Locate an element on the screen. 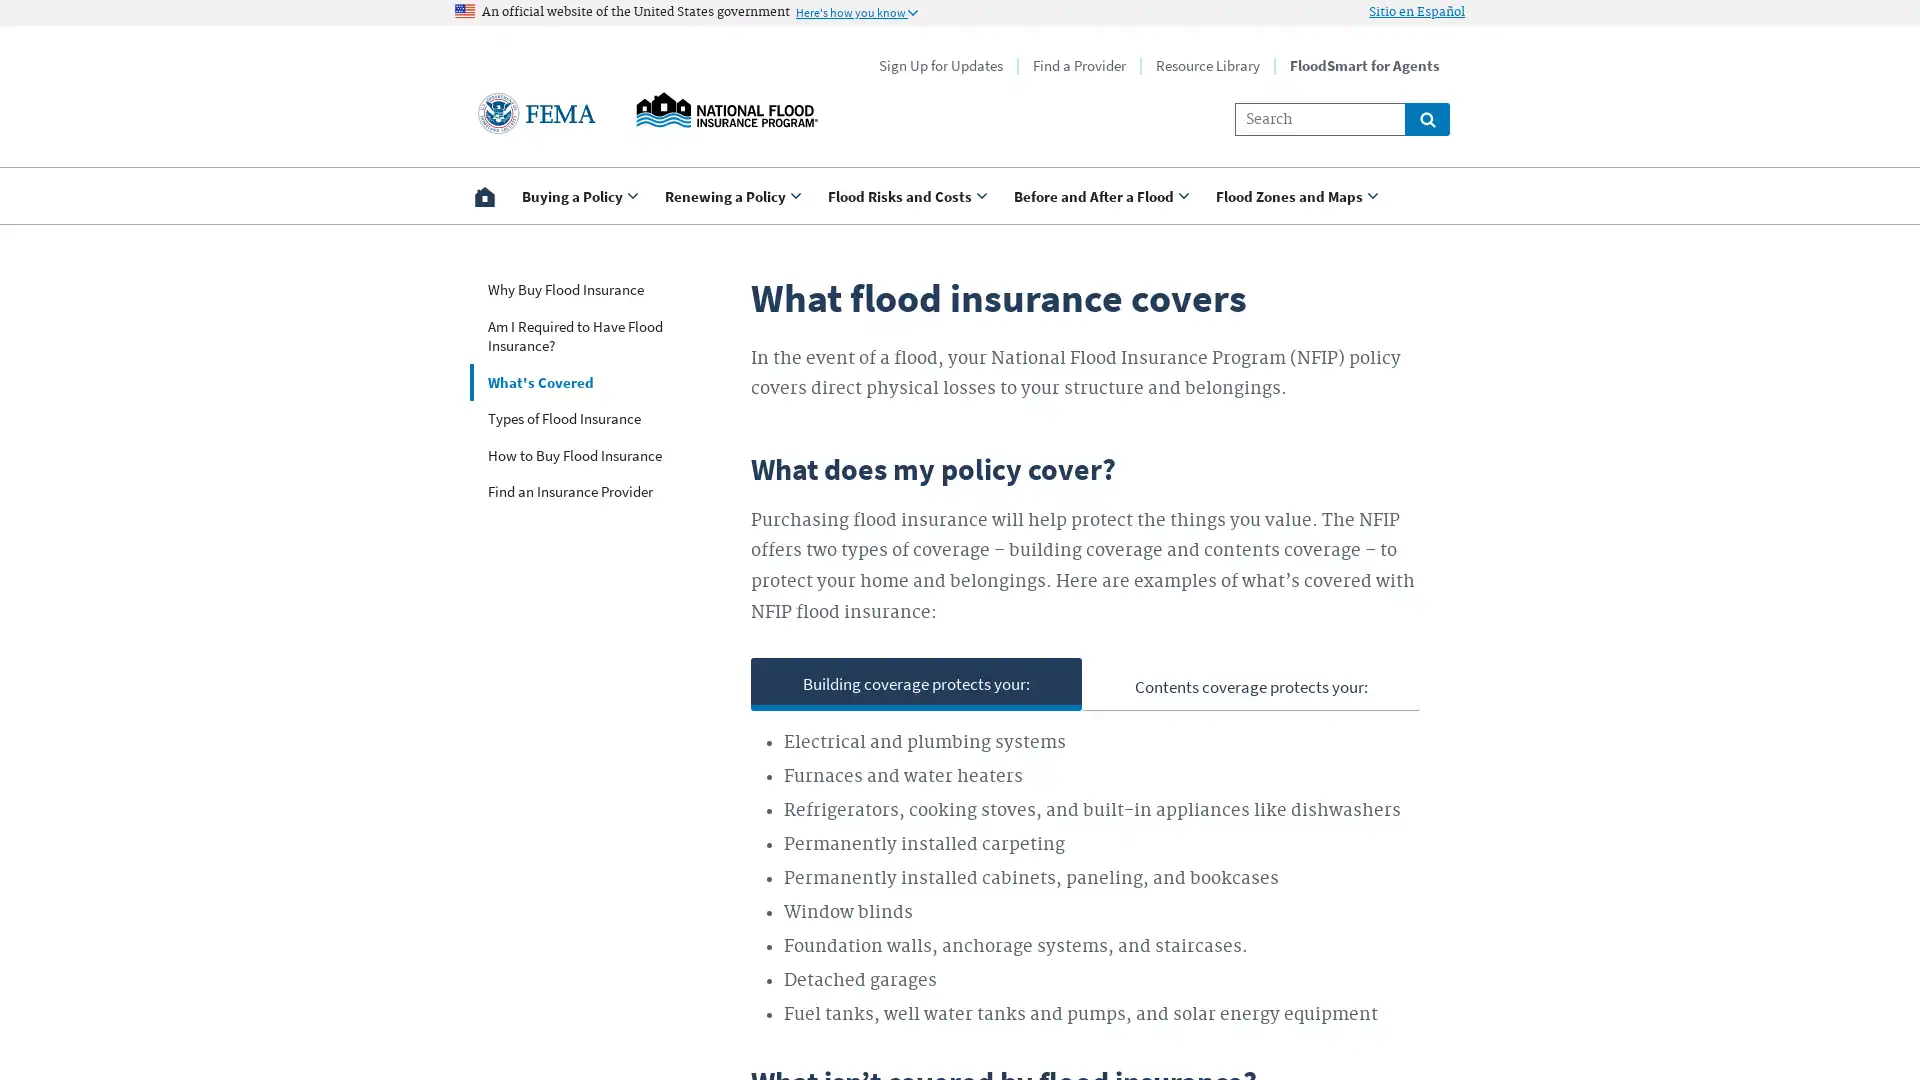 This screenshot has width=1920, height=1080. Use <enter> and shift + <enter> to open and close the drop down to sub-menus is located at coordinates (1103, 195).